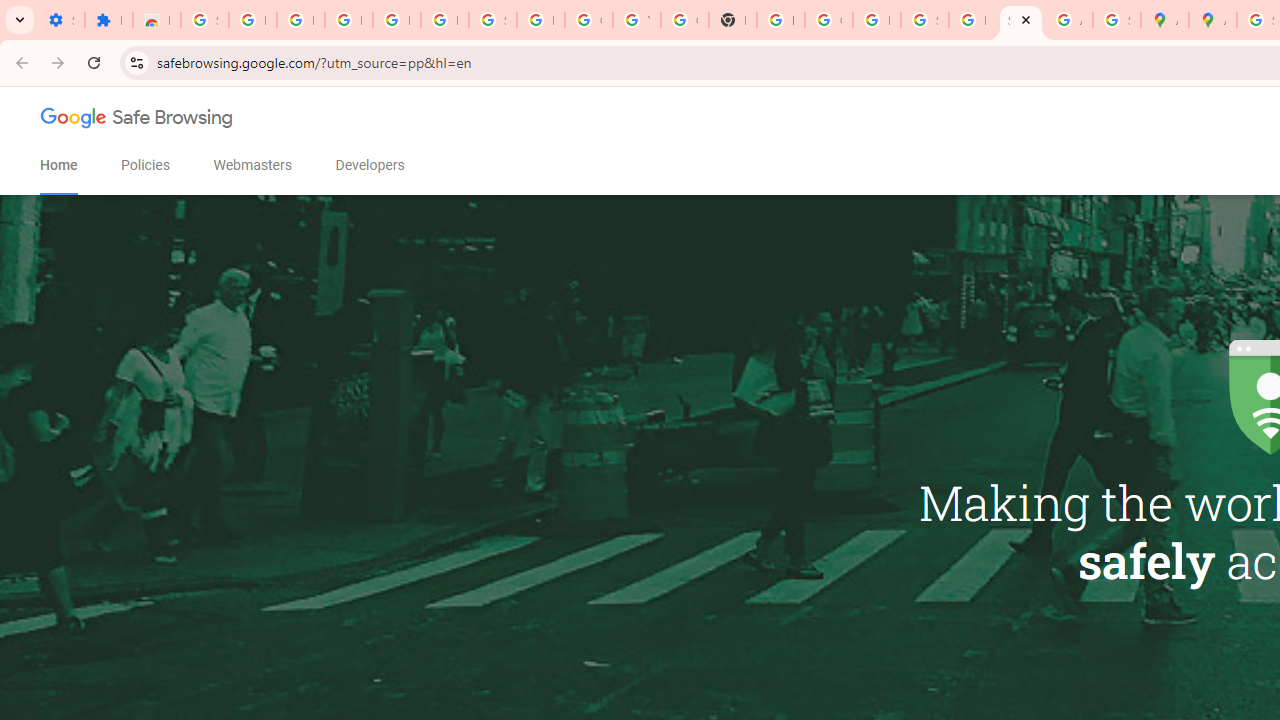  I want to click on 'Settings - On startup', so click(60, 20).